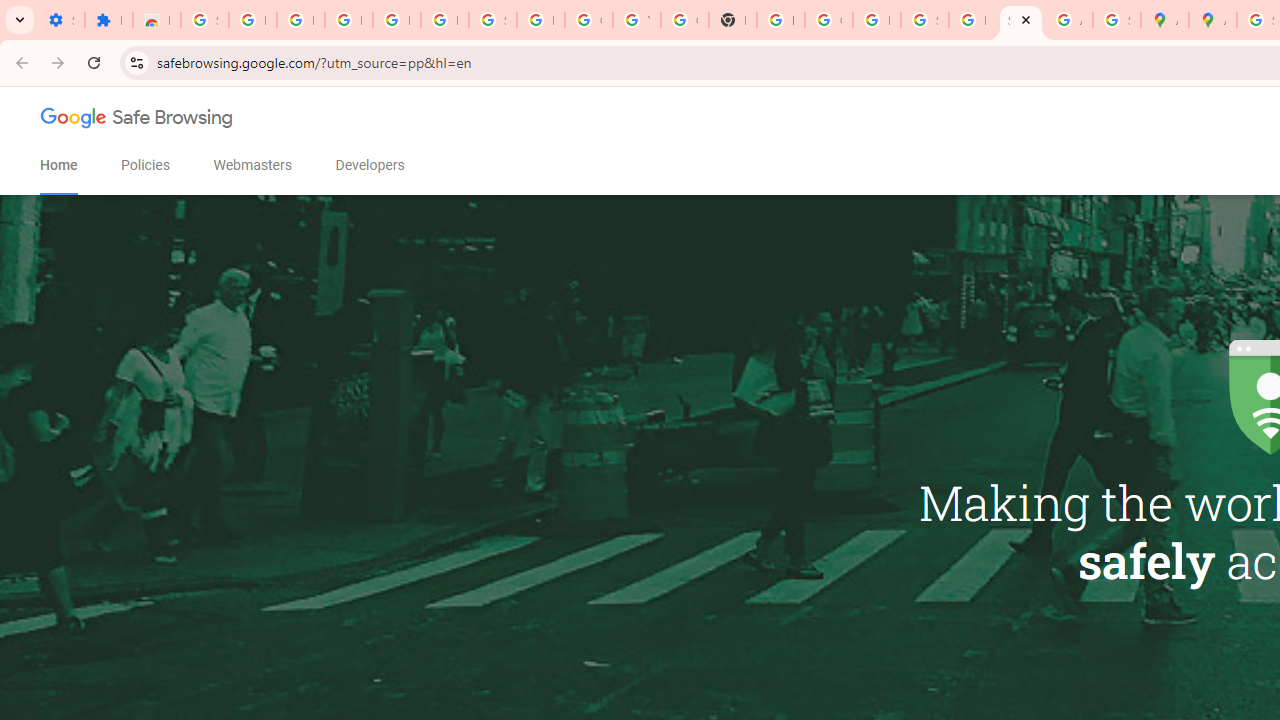  I want to click on 'Settings - On startup', so click(60, 20).